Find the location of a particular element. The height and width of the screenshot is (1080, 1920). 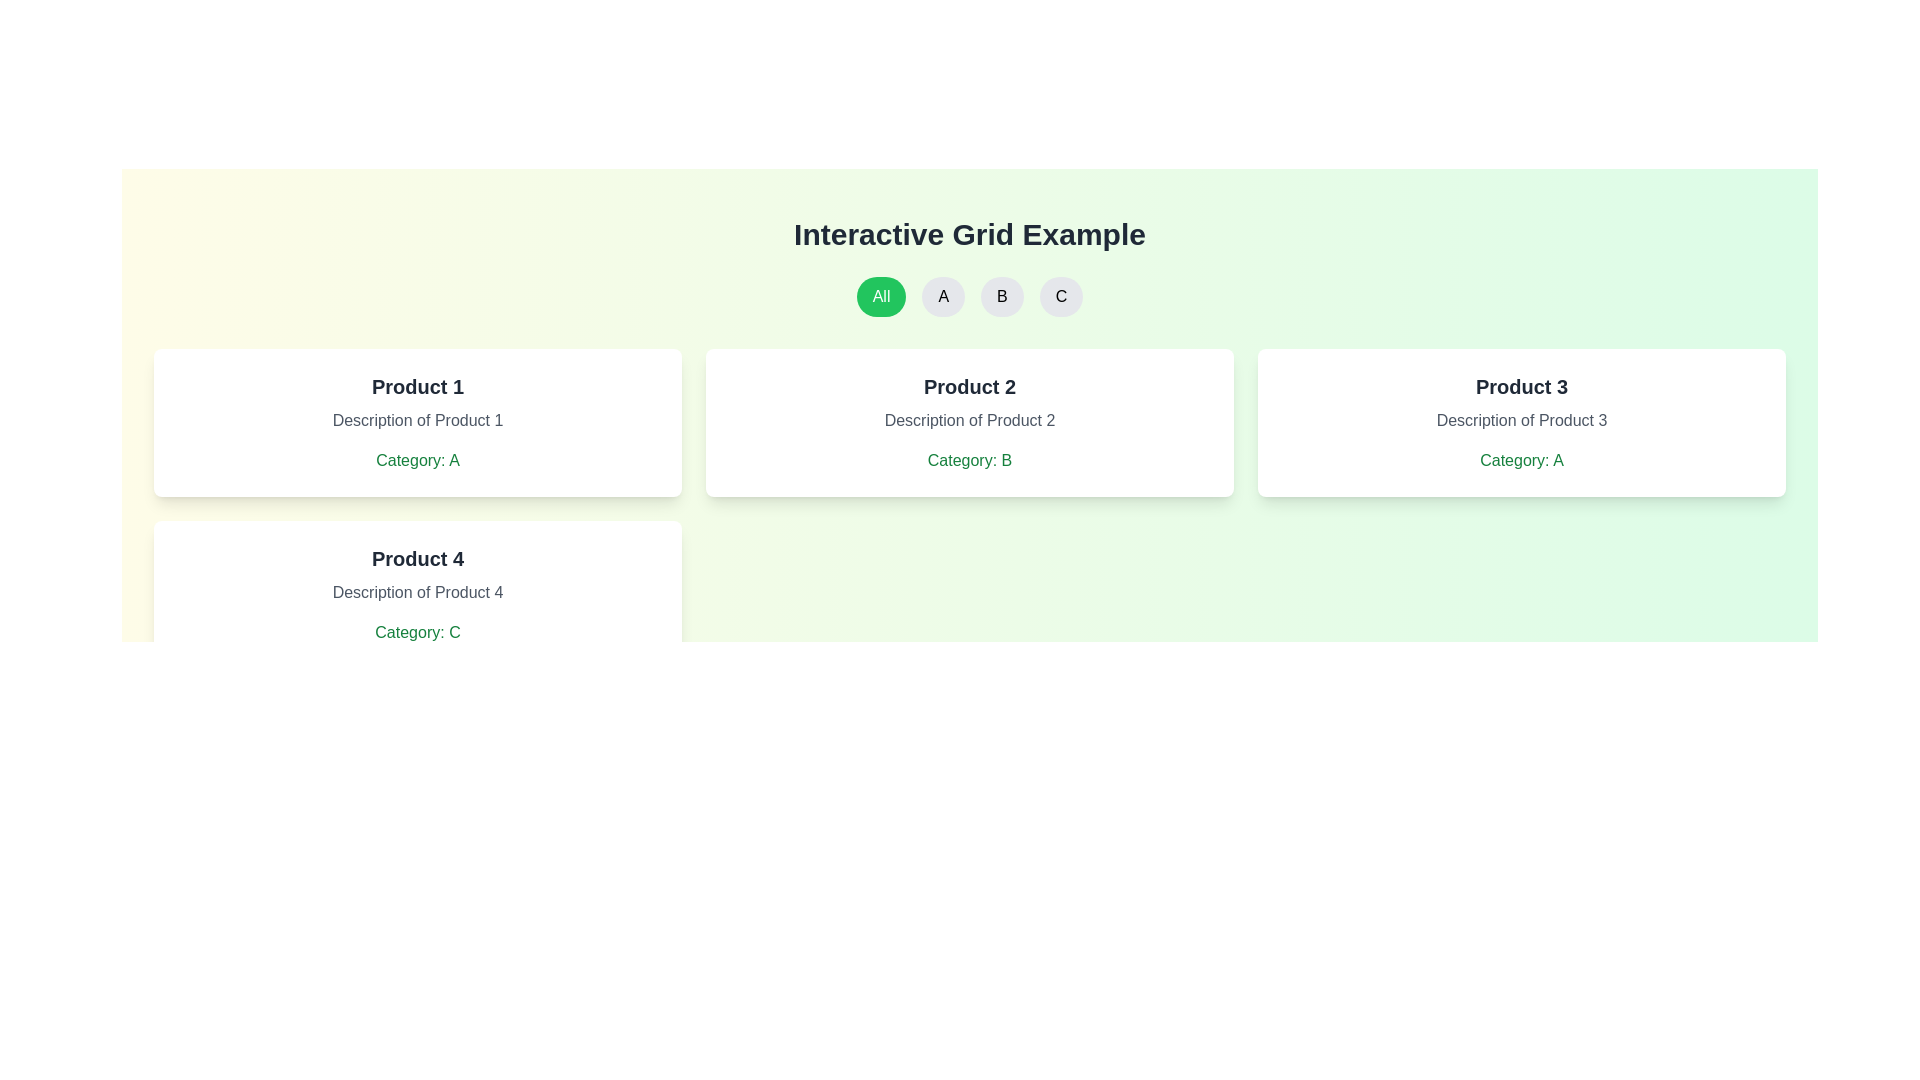

the circular button labeled 'C' with a soft gray background is located at coordinates (1060, 297).